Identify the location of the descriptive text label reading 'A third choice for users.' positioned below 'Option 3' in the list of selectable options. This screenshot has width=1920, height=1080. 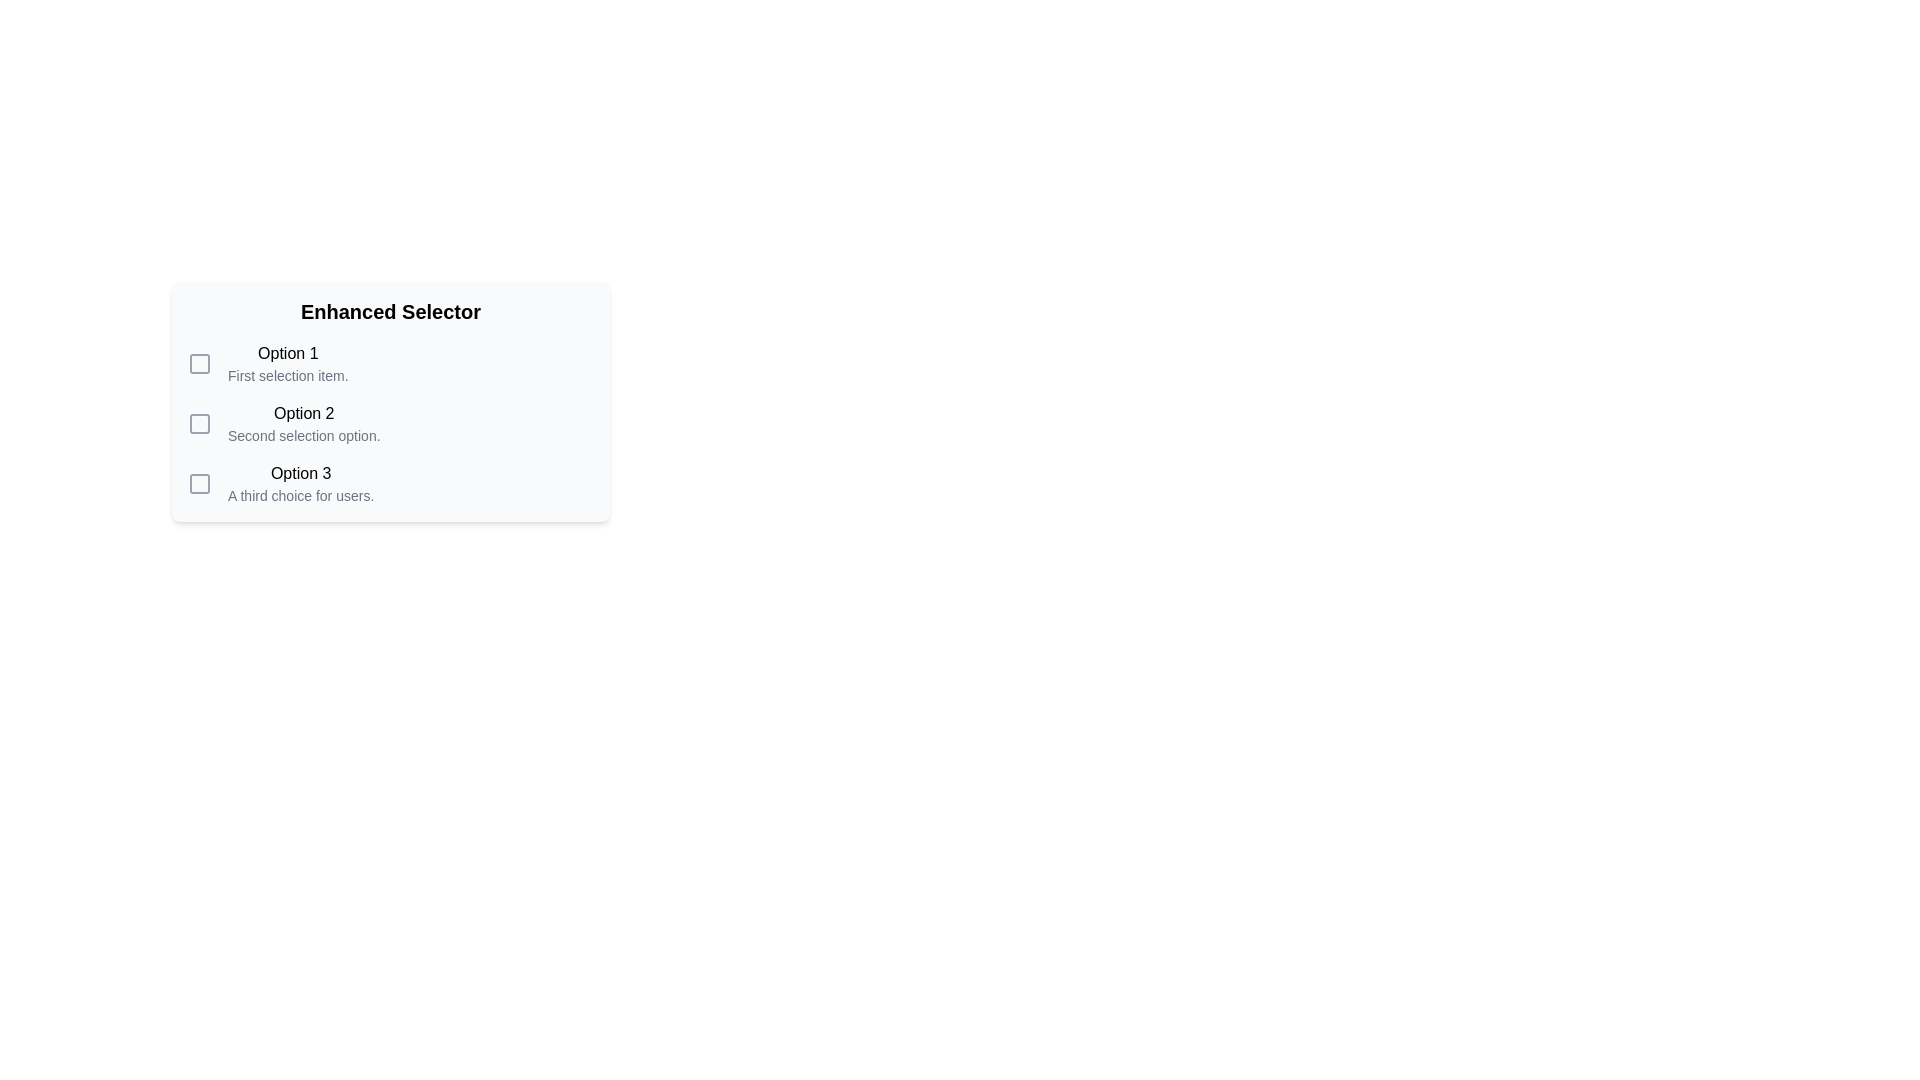
(300, 495).